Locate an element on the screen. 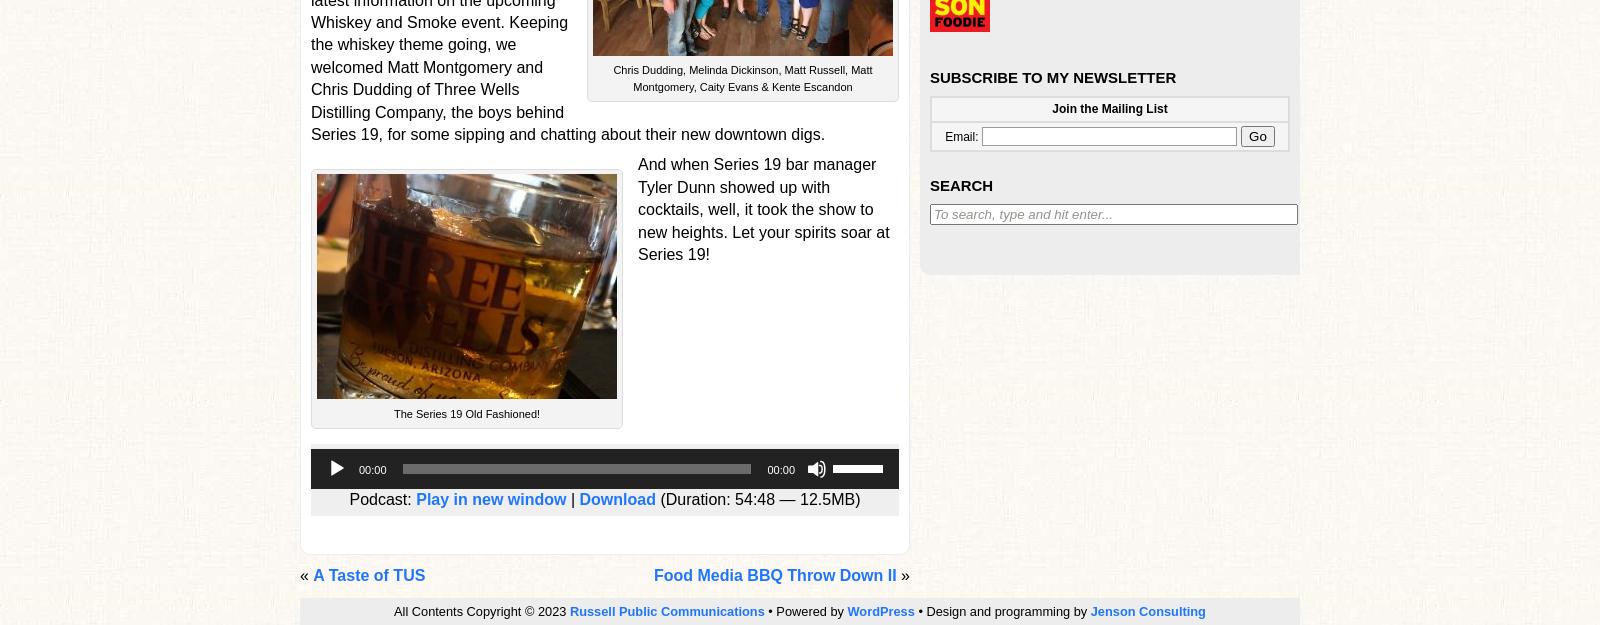  '• Design and programming by' is located at coordinates (1001, 610).